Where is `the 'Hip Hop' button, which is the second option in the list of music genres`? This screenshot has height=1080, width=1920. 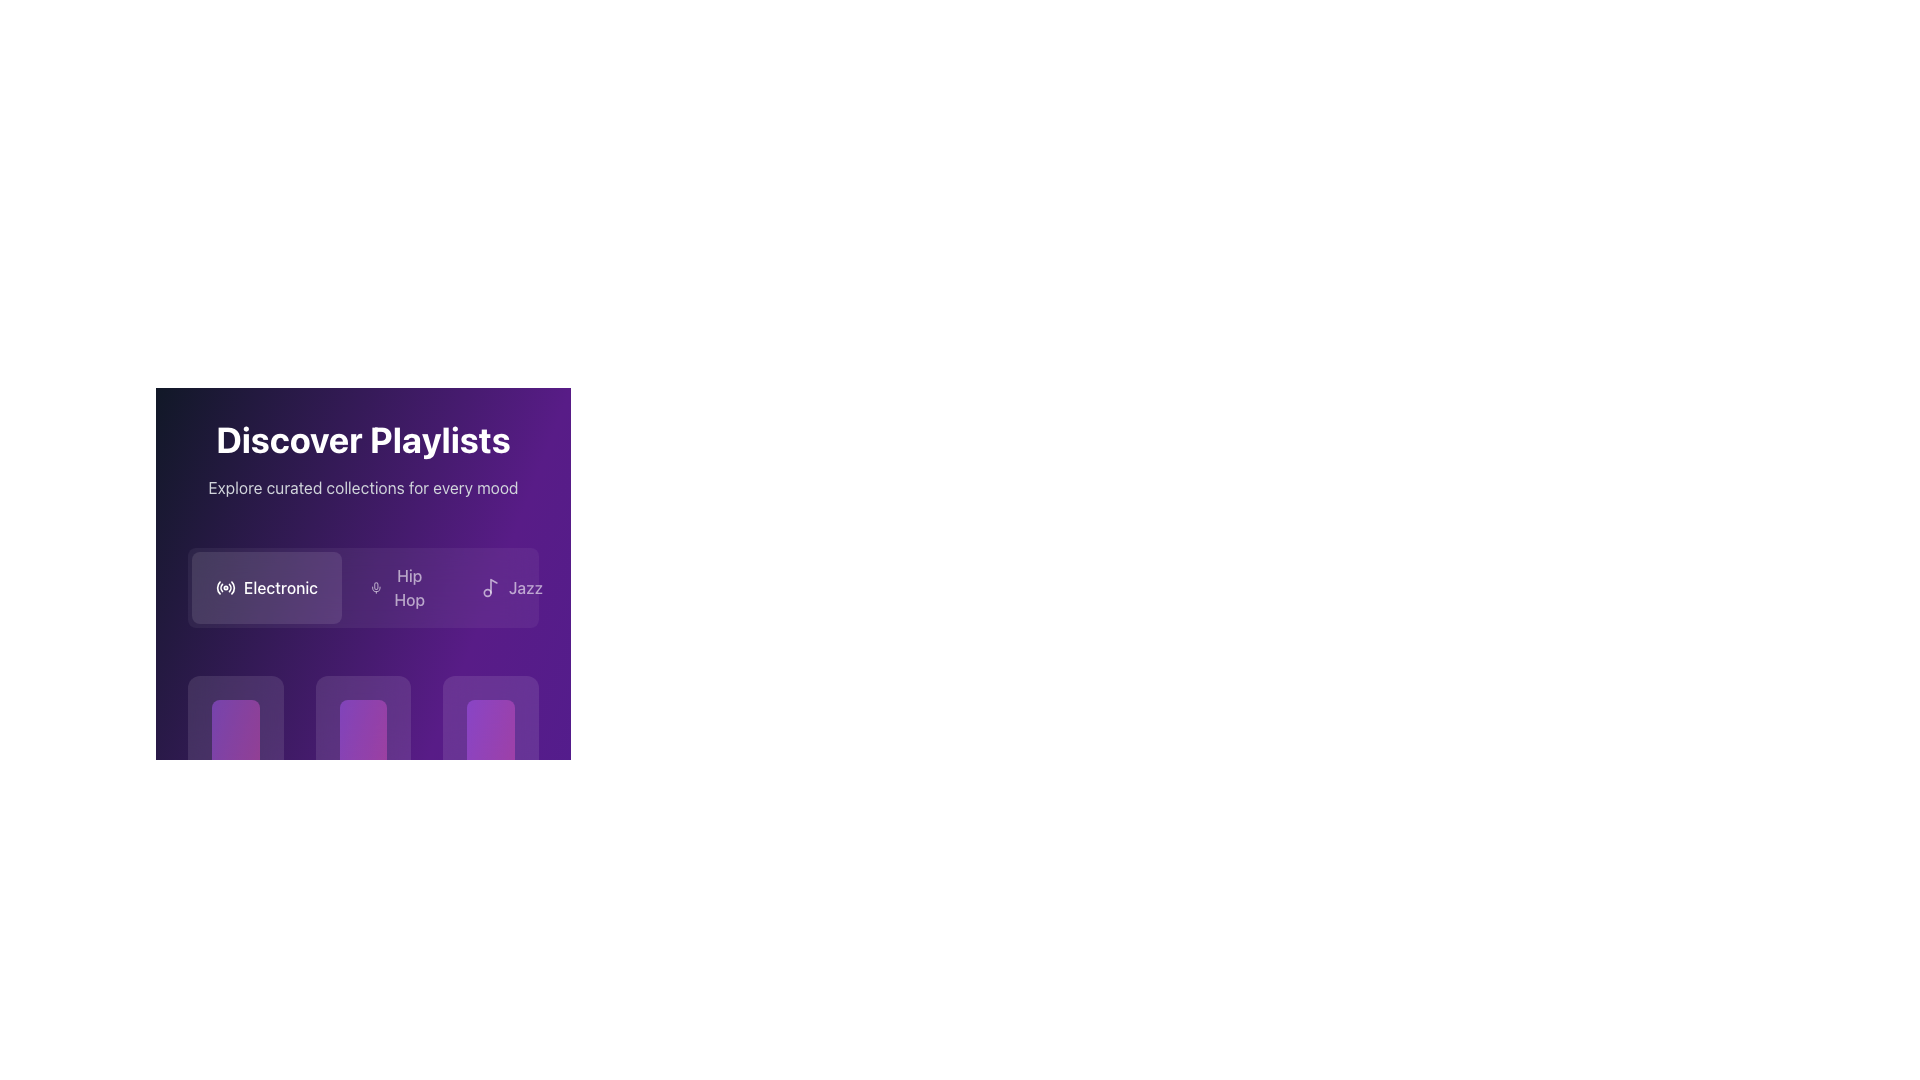 the 'Hip Hop' button, which is the second option in the list of music genres is located at coordinates (399, 586).